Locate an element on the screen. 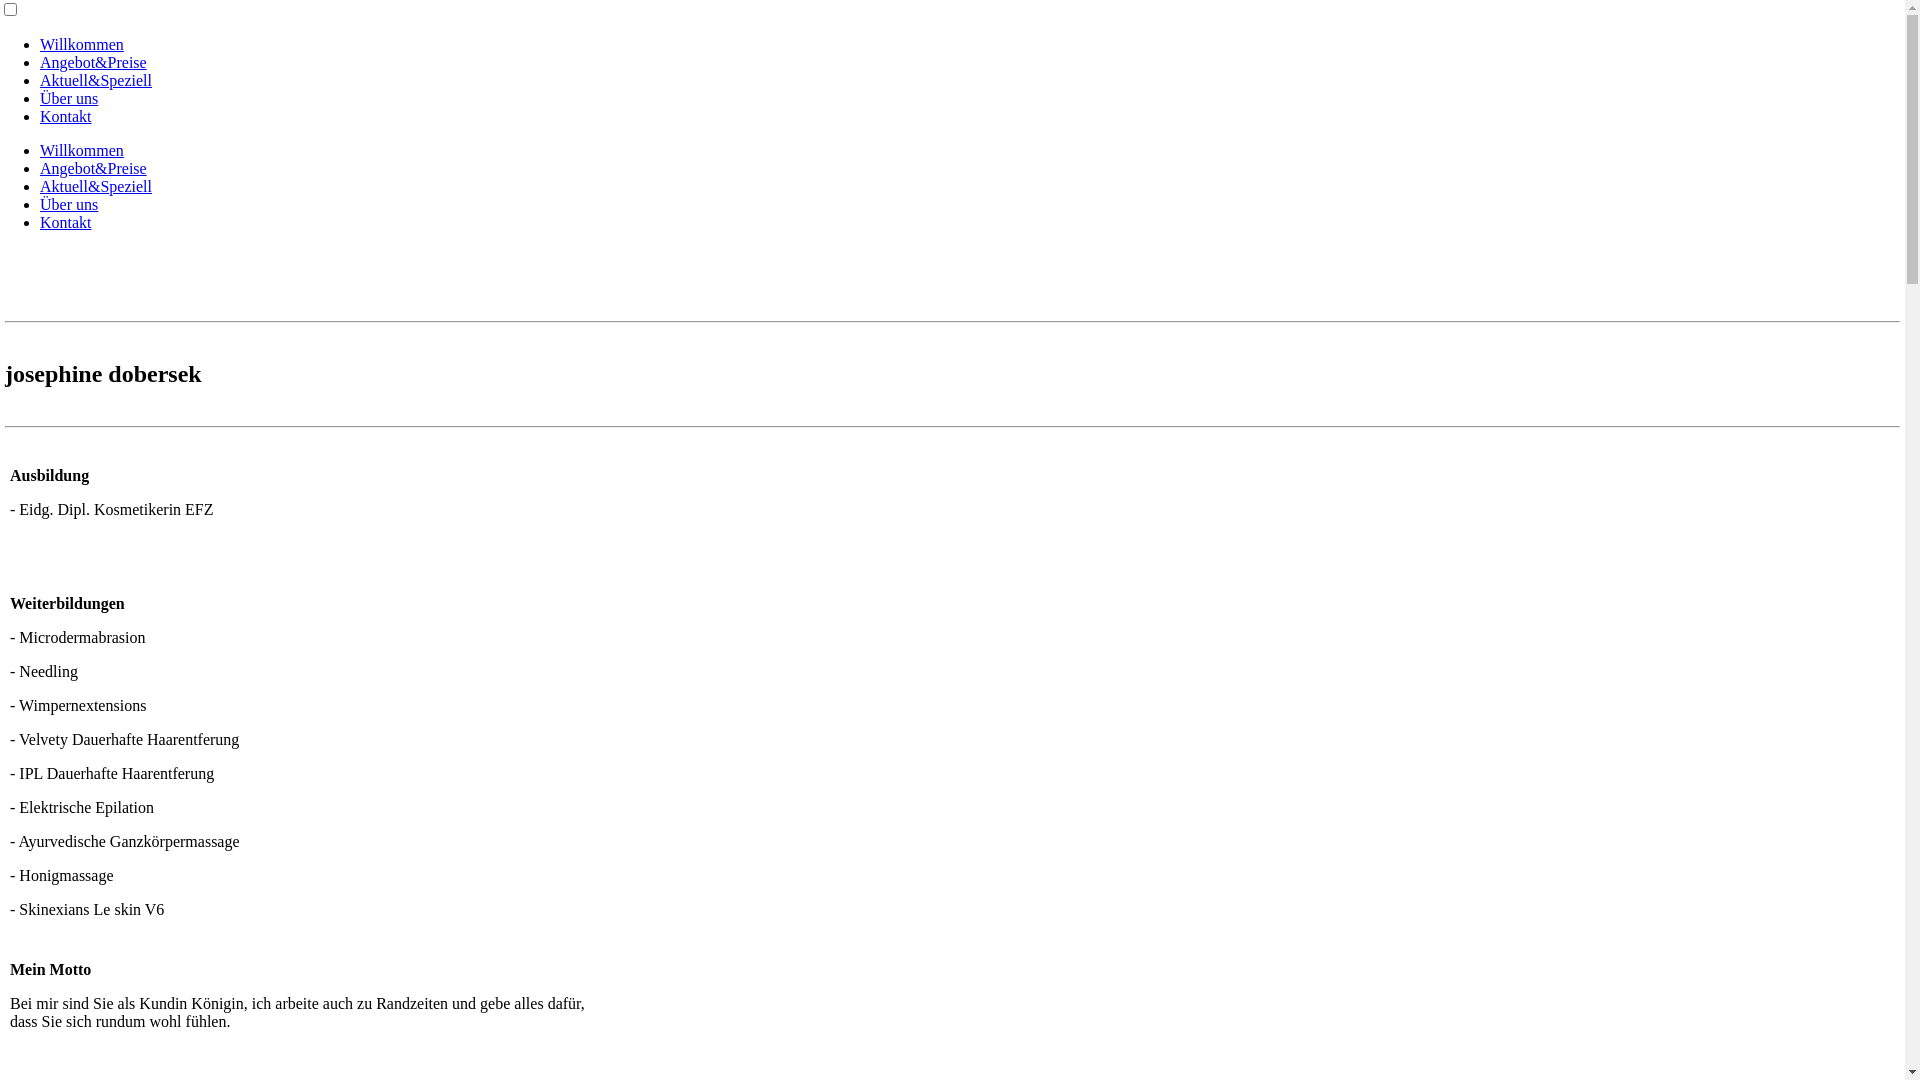 This screenshot has width=1920, height=1080. 'Willkommen' is located at coordinates (80, 44).